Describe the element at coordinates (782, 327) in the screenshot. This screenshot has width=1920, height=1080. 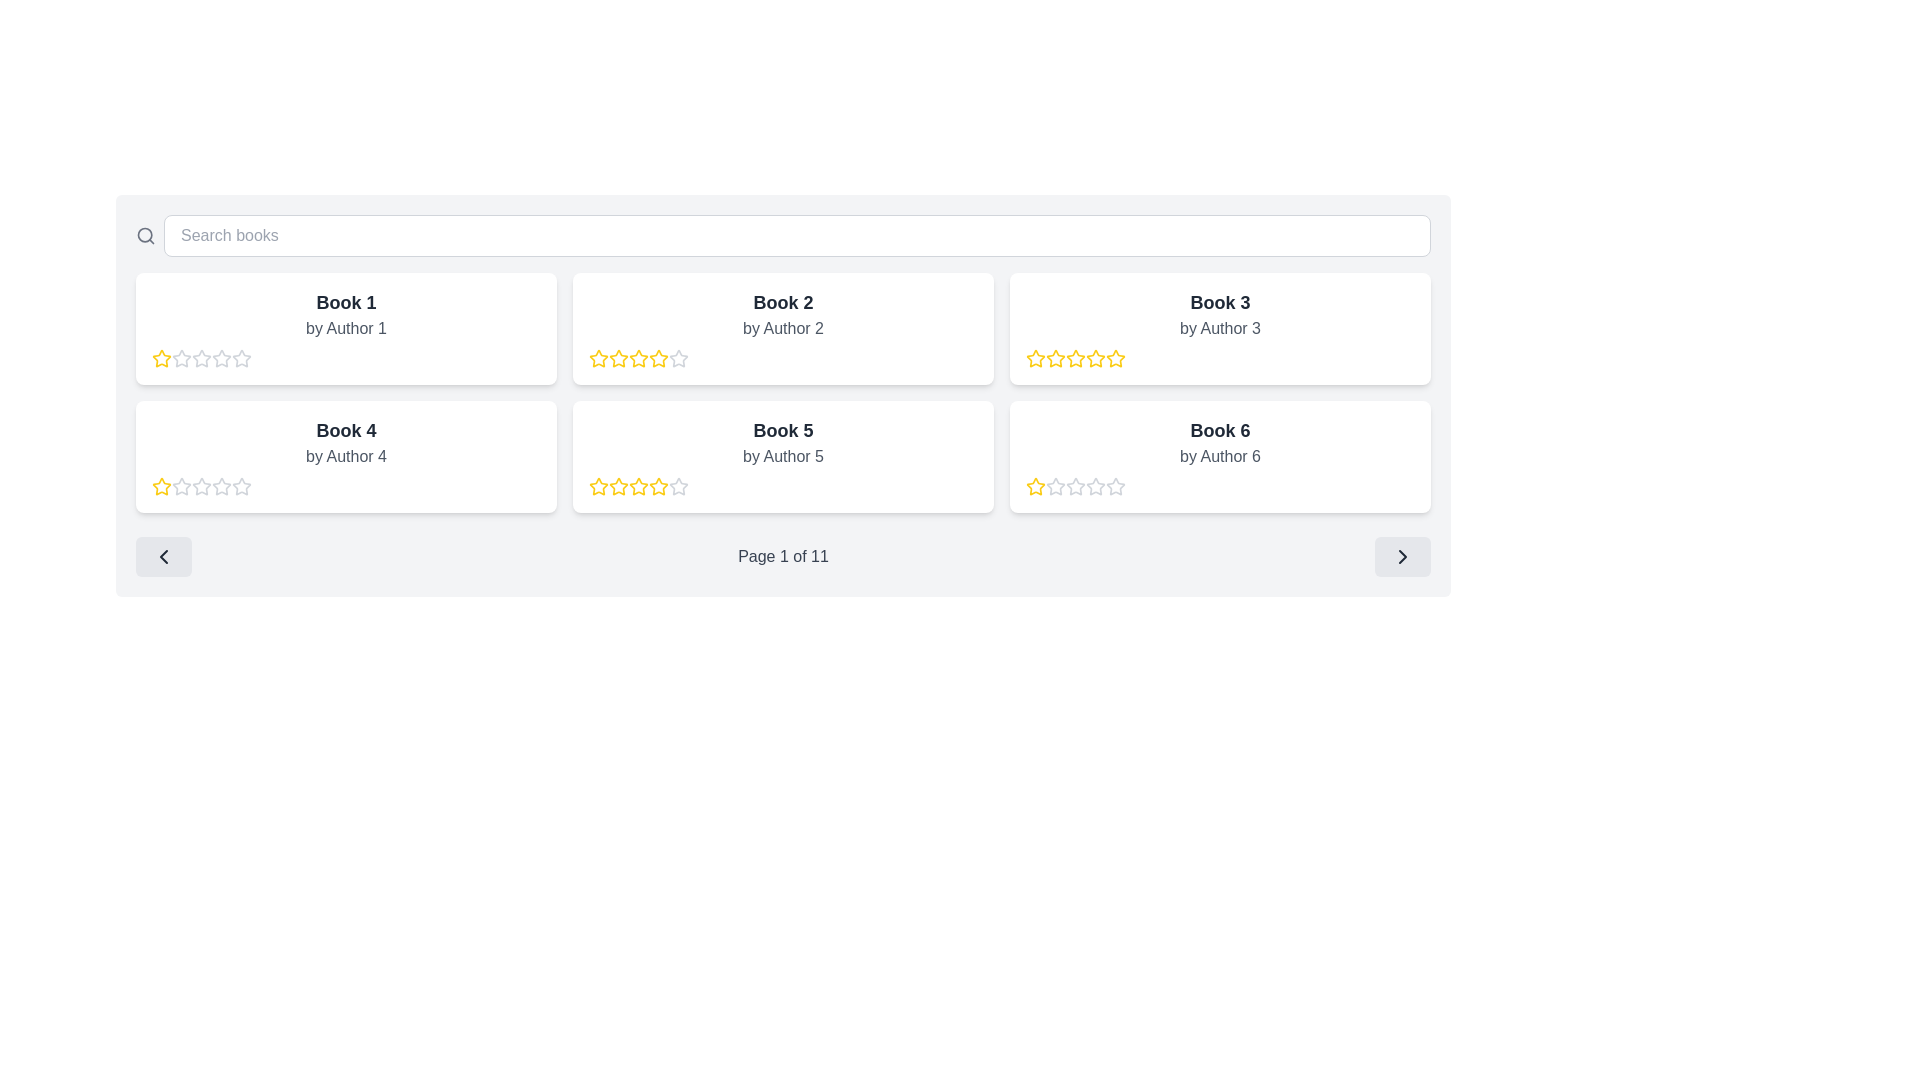
I see `the non-interactive text label displaying 'by Author 2', which is located beneath the title 'Book 2' in the card layout` at that location.